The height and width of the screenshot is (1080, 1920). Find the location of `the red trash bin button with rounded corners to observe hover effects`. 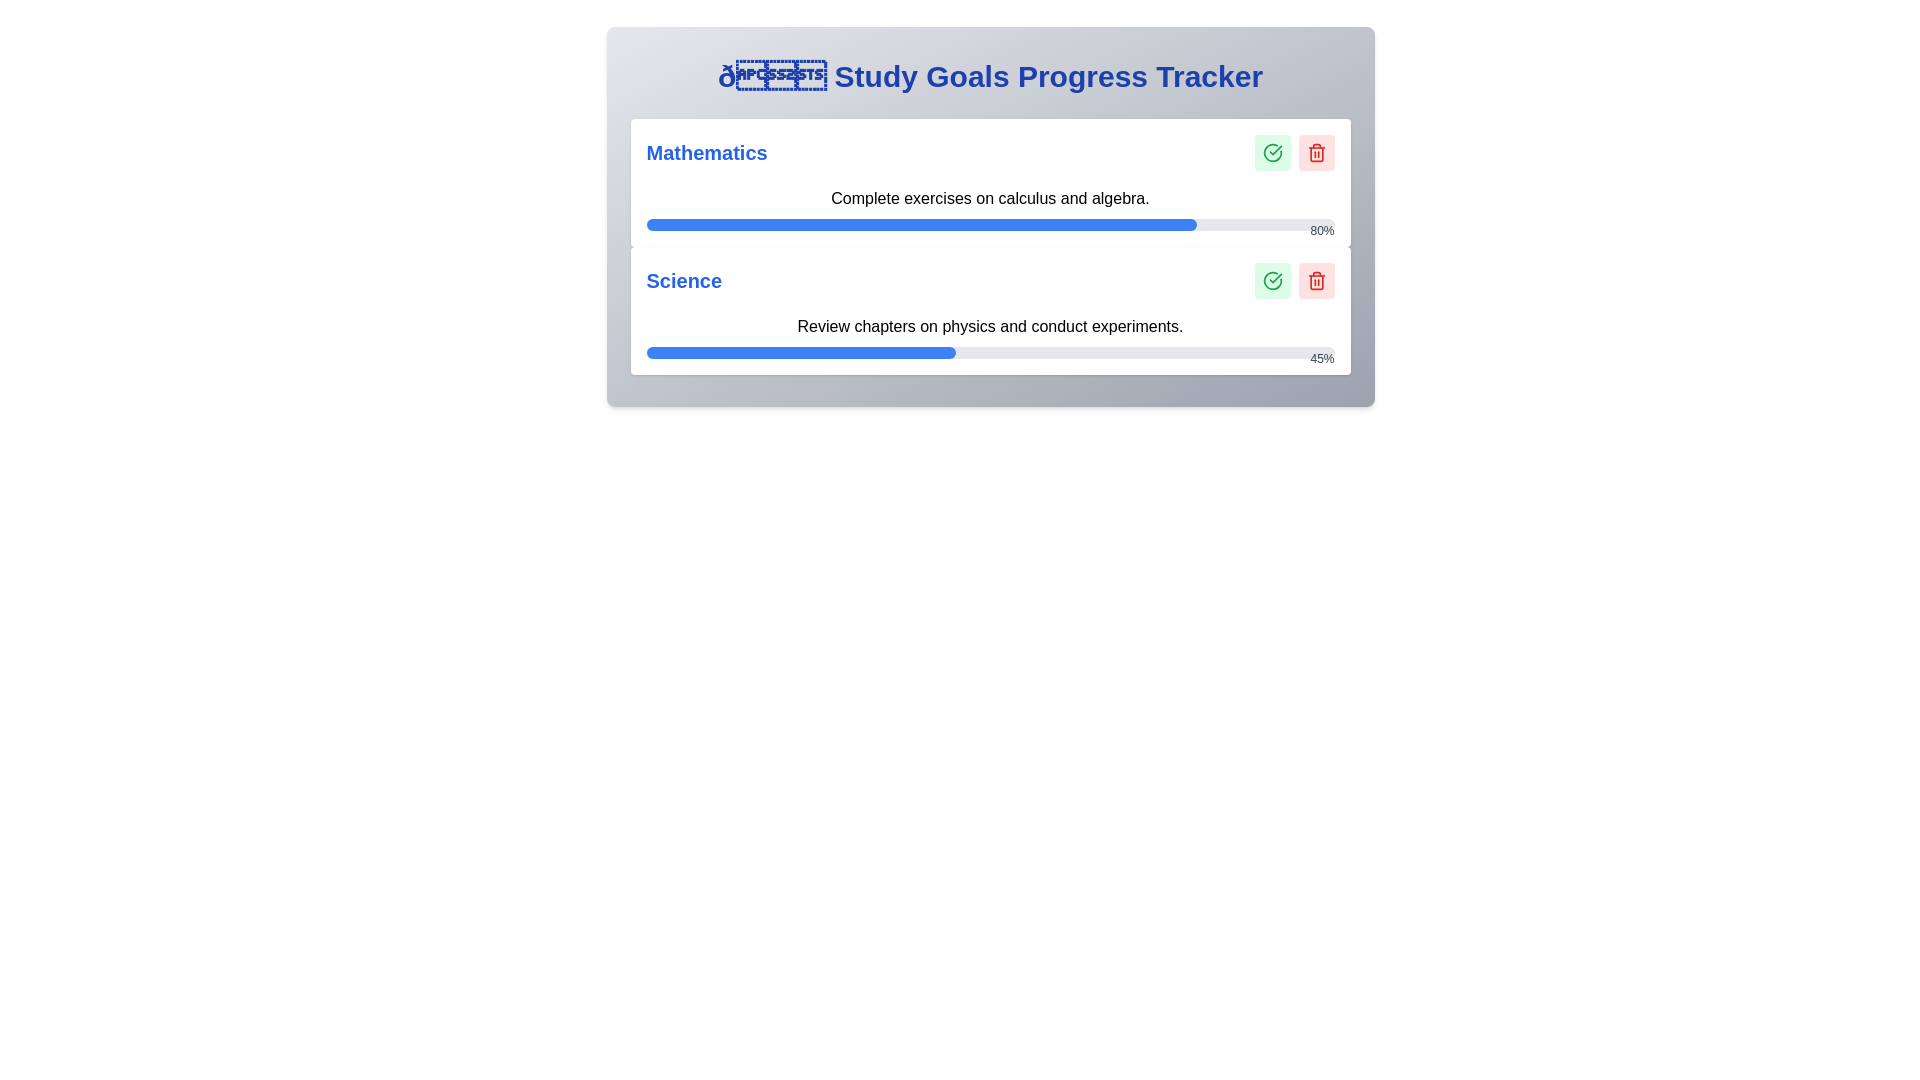

the red trash bin button with rounded corners to observe hover effects is located at coordinates (1316, 152).